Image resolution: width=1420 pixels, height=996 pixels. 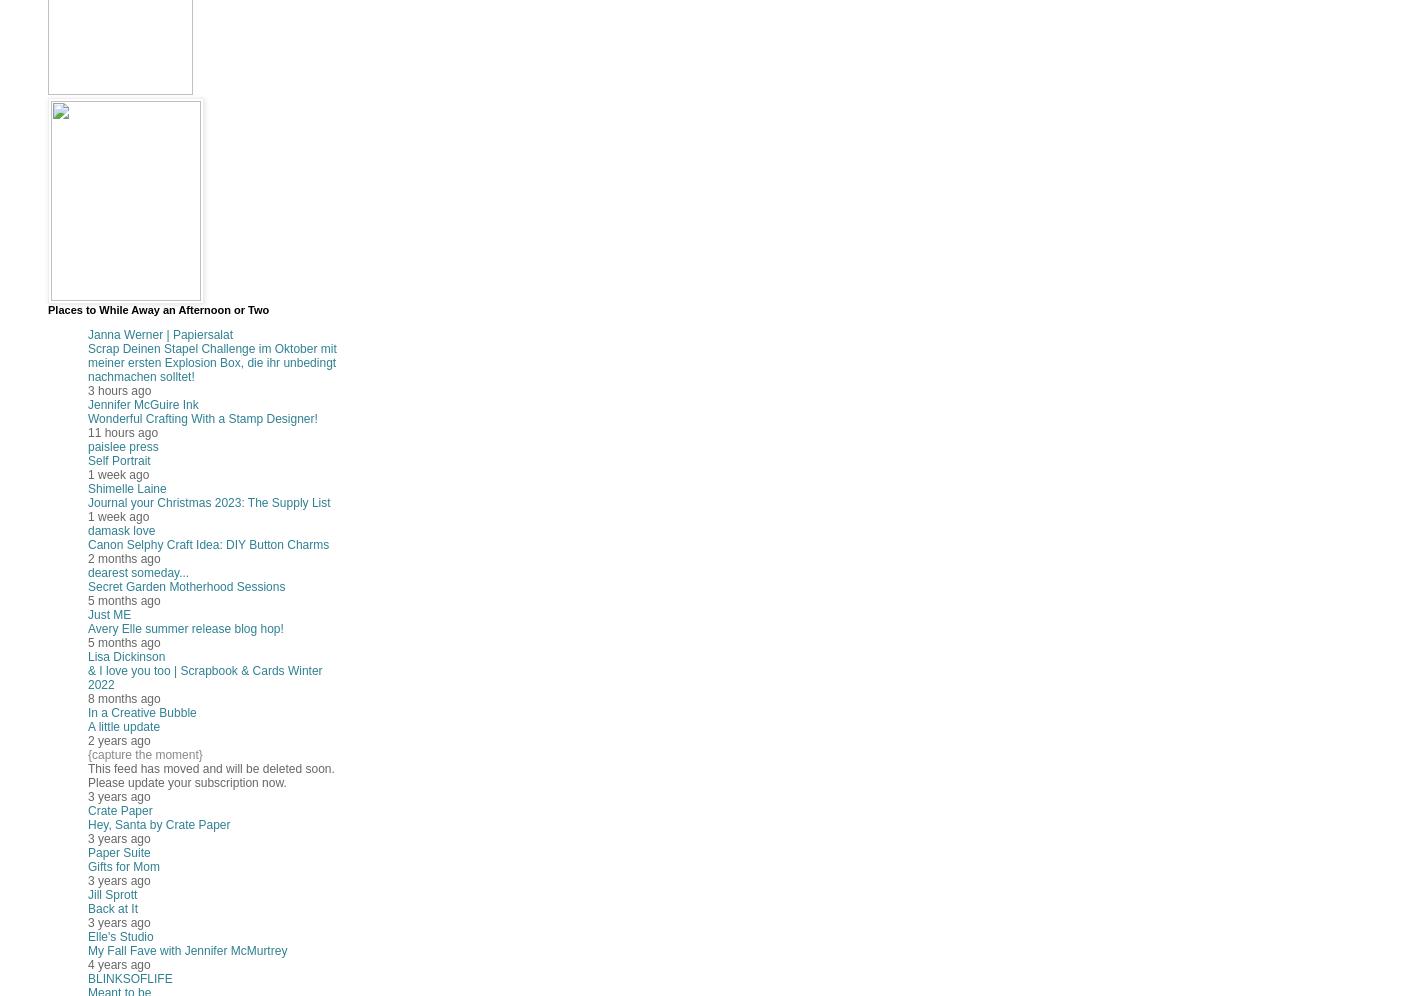 I want to click on '& I love you too | Scrapbook & Cards Winter 2022', so click(x=205, y=677).